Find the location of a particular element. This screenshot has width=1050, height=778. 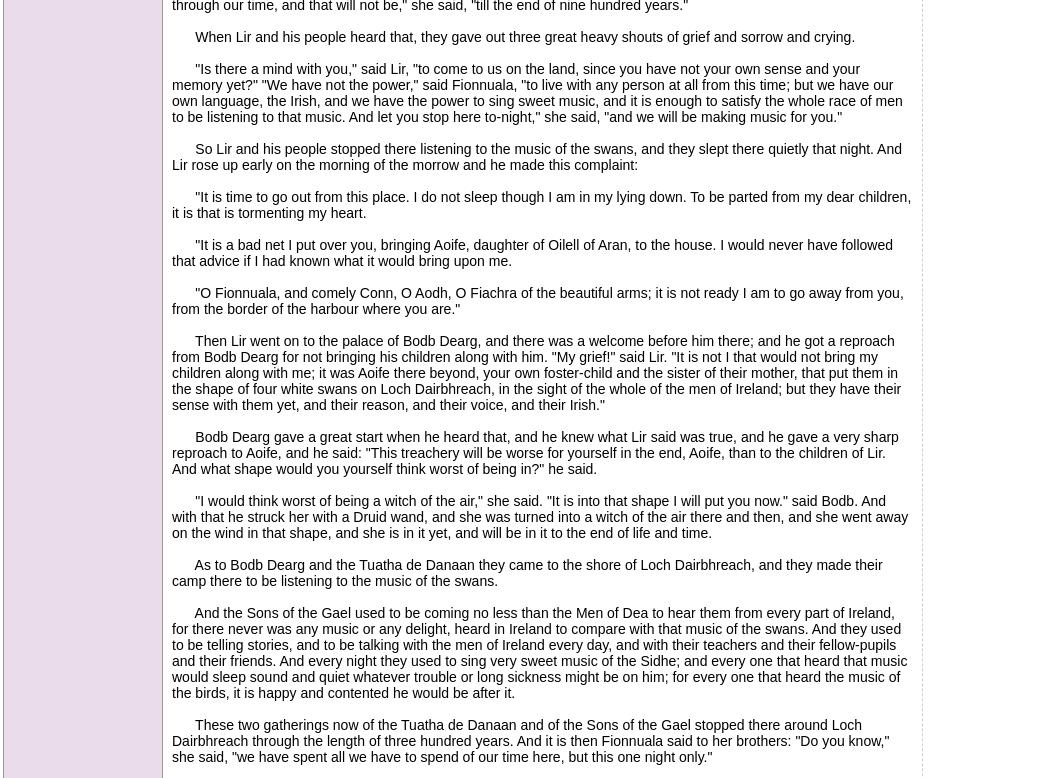

'When Lir and his people heard that, they gave out three great heavy shouts of grief and sorrow and crying.' is located at coordinates (512, 37).